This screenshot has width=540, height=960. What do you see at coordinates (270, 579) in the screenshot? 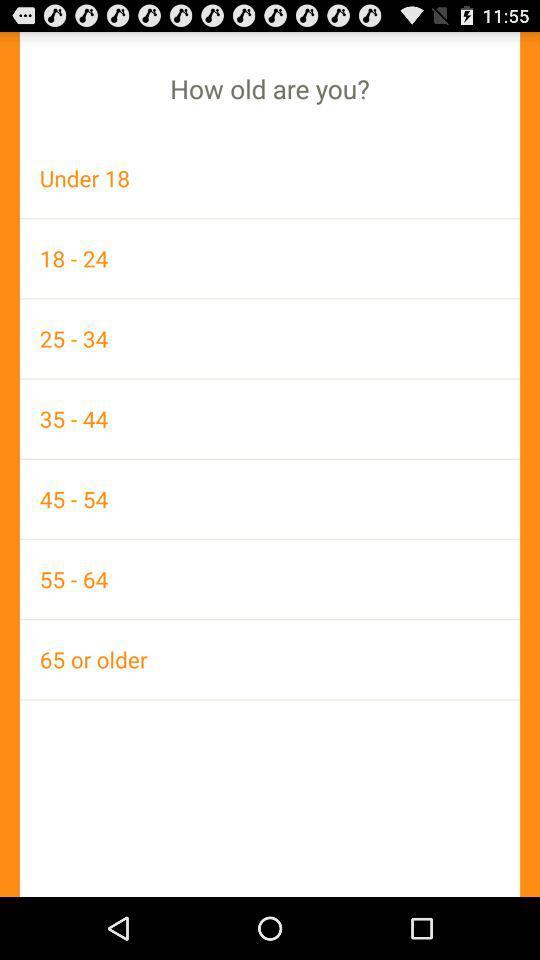
I see `the icon below the 45 - 54 app` at bounding box center [270, 579].